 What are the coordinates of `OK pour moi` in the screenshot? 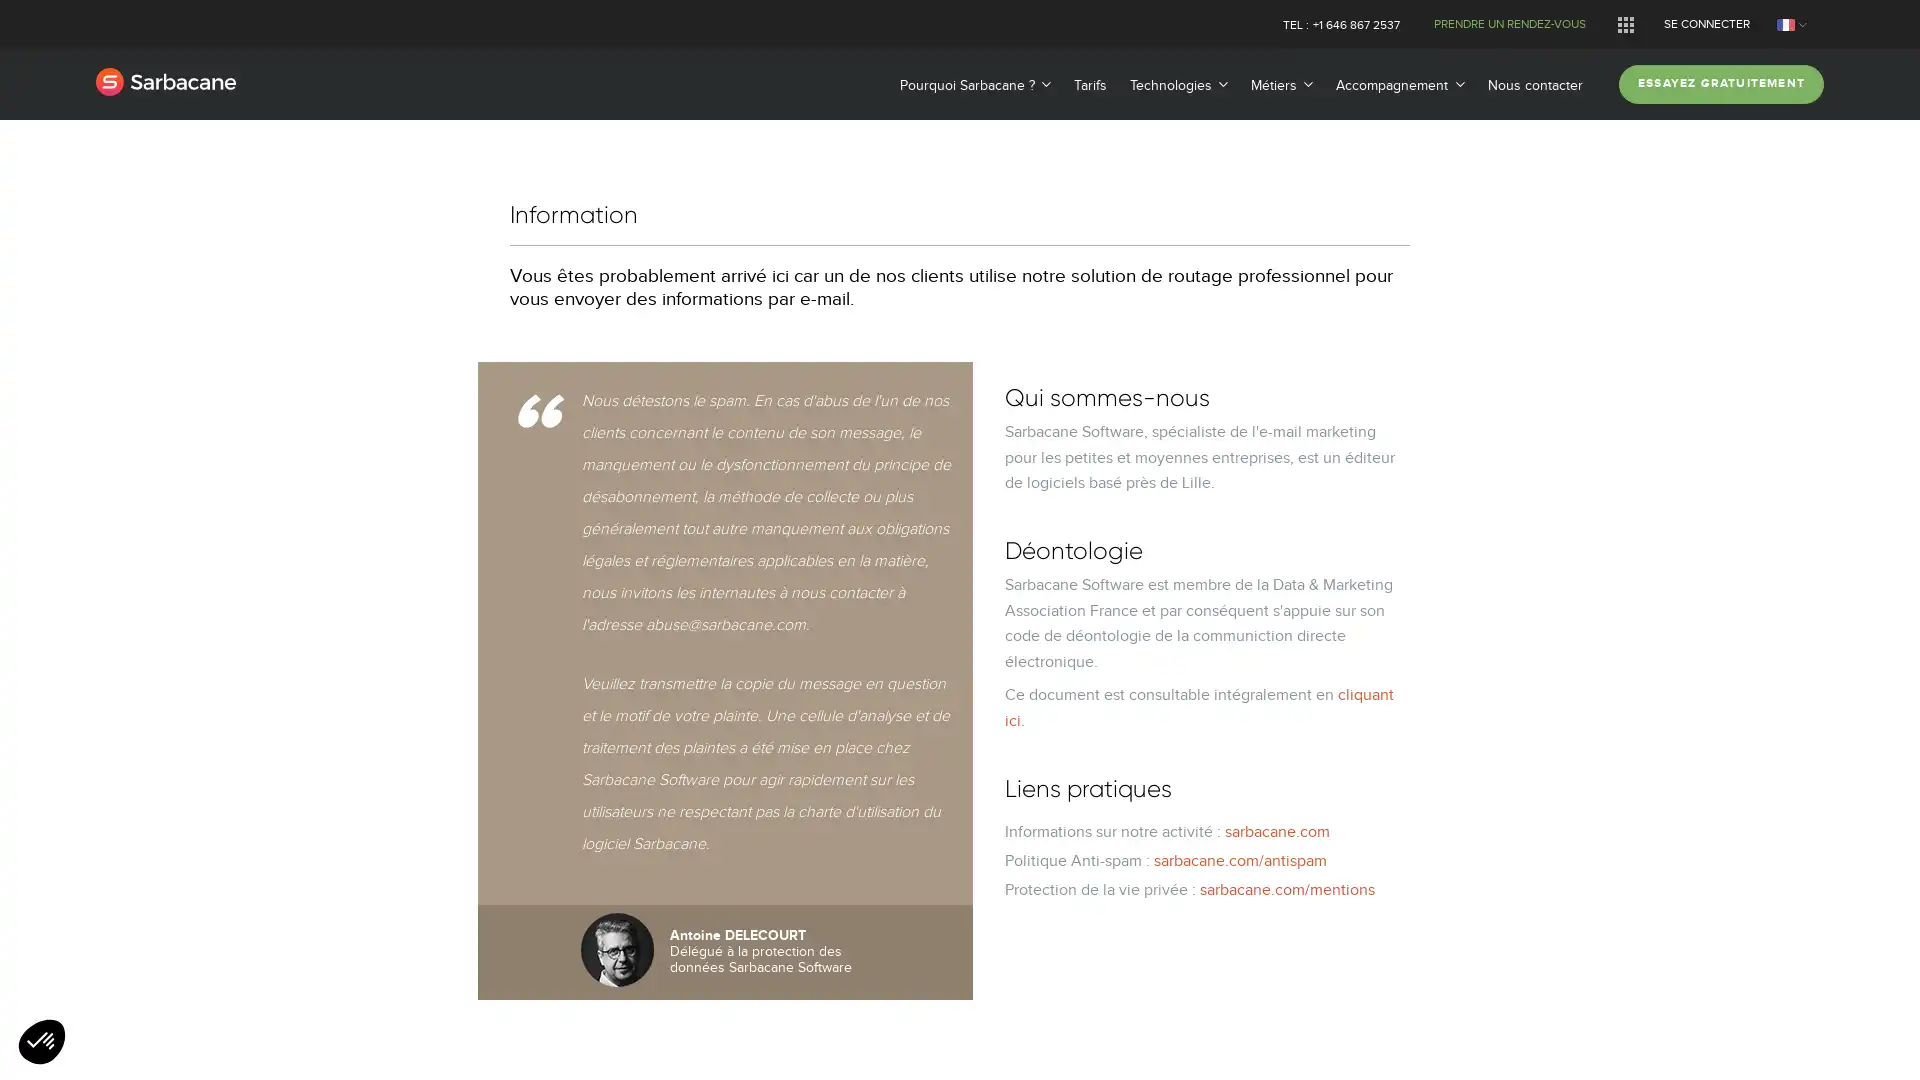 It's located at (1118, 676).